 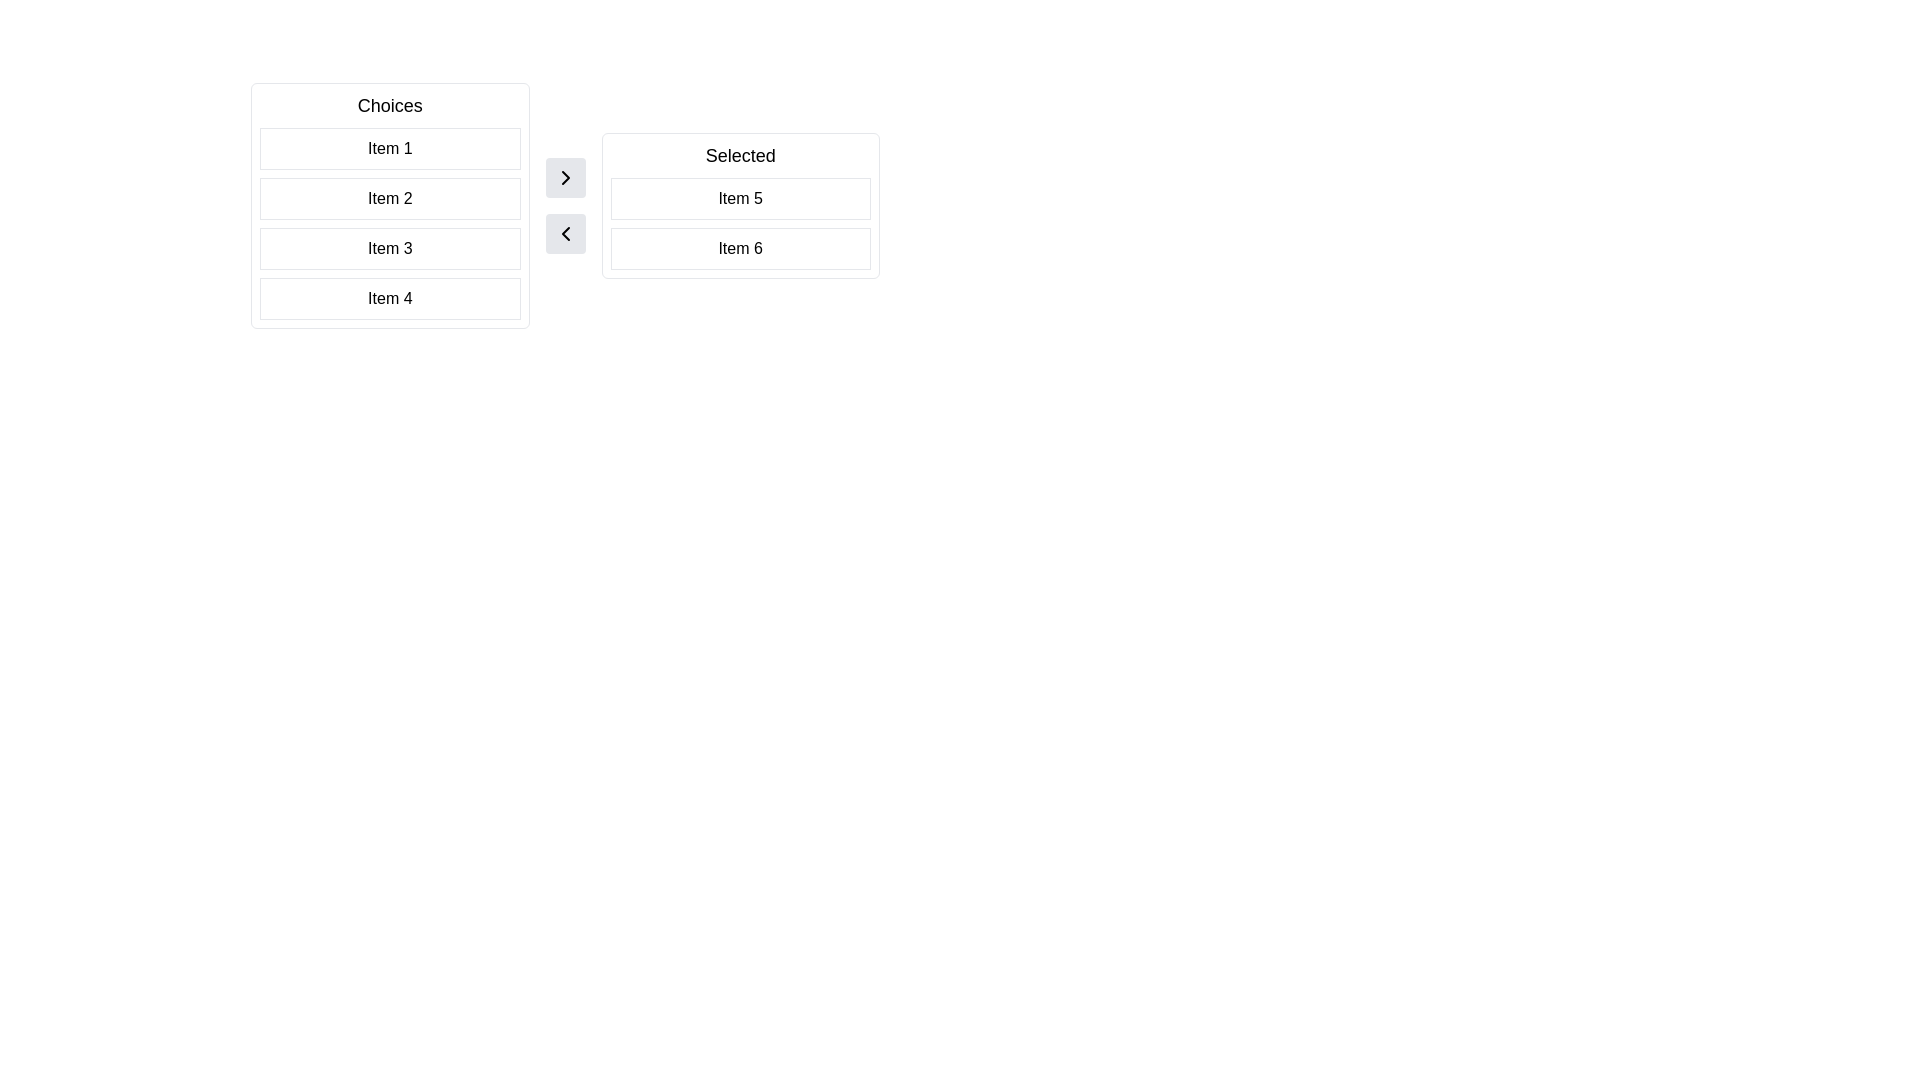 What do you see at coordinates (564, 176) in the screenshot?
I see `the navigation control button for transferring items from the 'Choices' list to the 'Selected' list` at bounding box center [564, 176].